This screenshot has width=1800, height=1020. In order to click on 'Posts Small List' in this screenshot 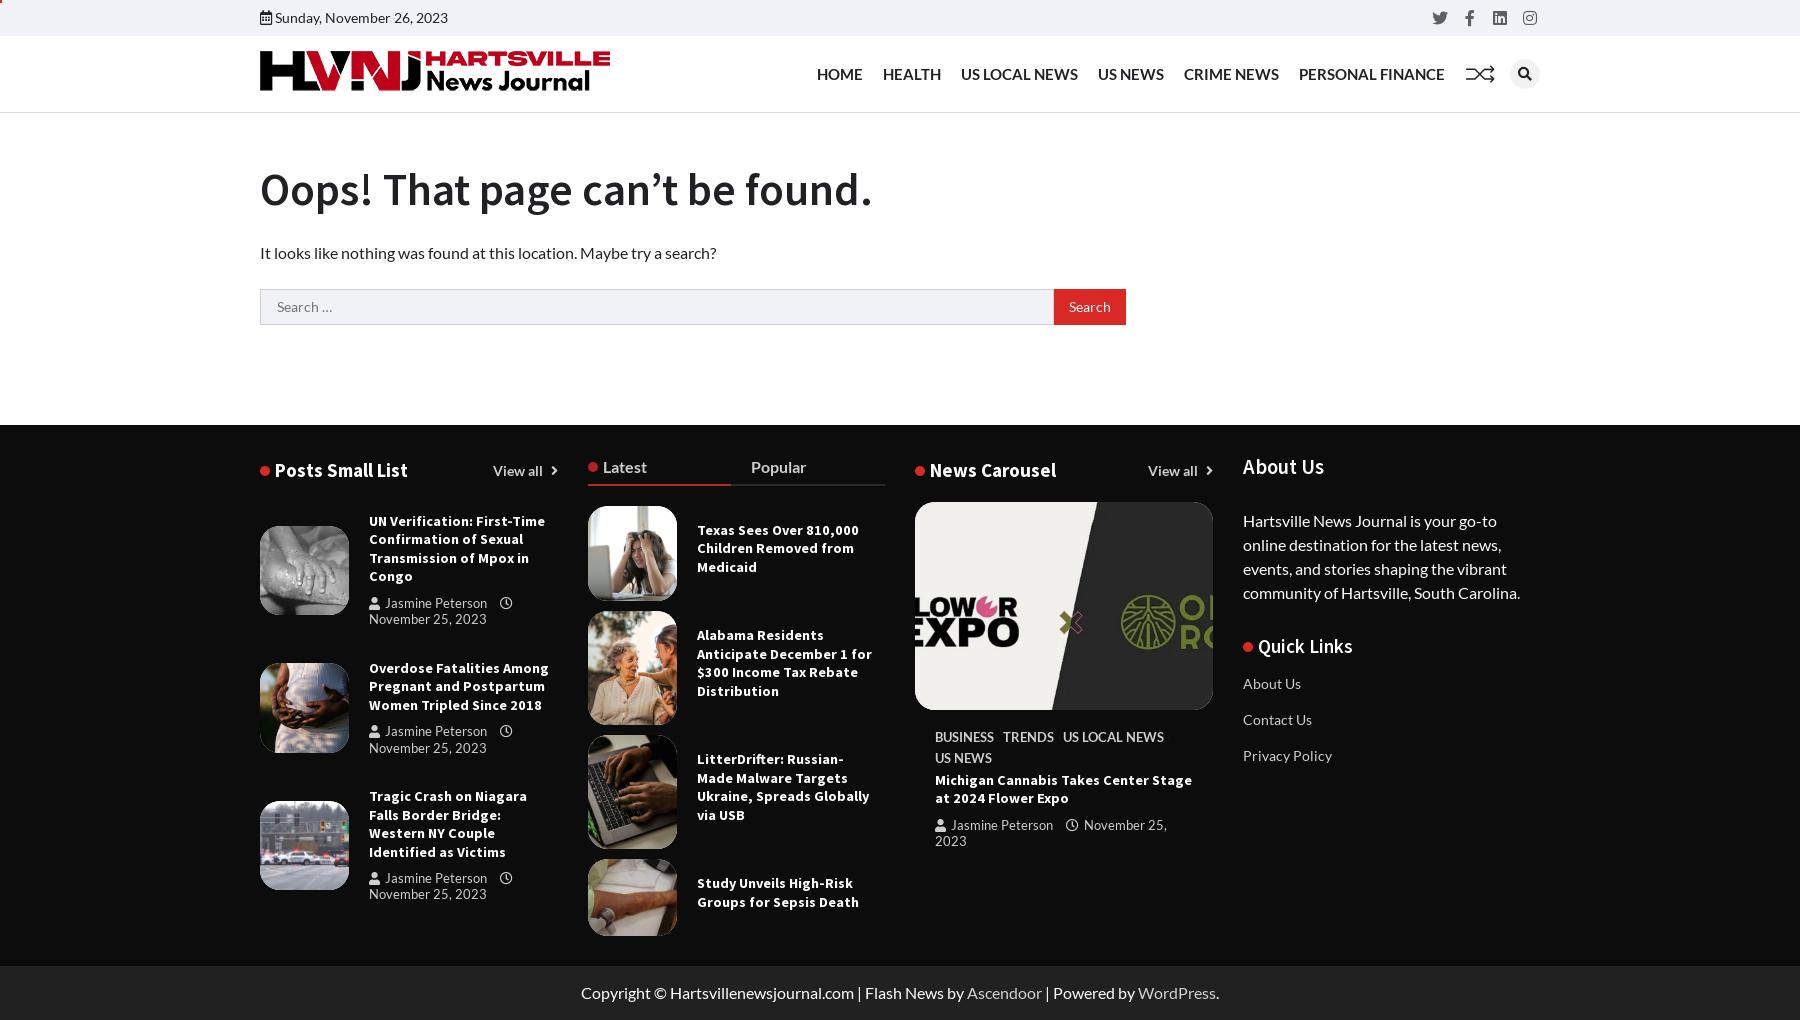, I will do `click(341, 470)`.